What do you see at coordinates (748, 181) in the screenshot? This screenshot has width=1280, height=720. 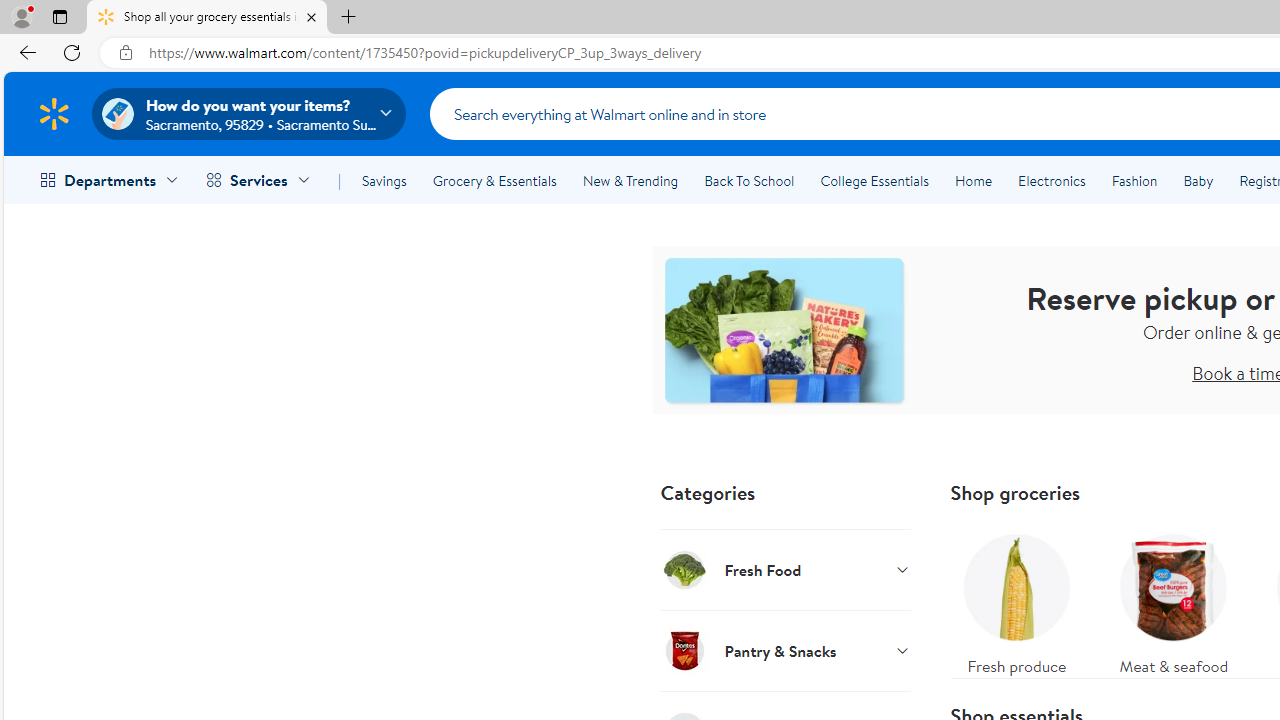 I see `'Back To School'` at bounding box center [748, 181].